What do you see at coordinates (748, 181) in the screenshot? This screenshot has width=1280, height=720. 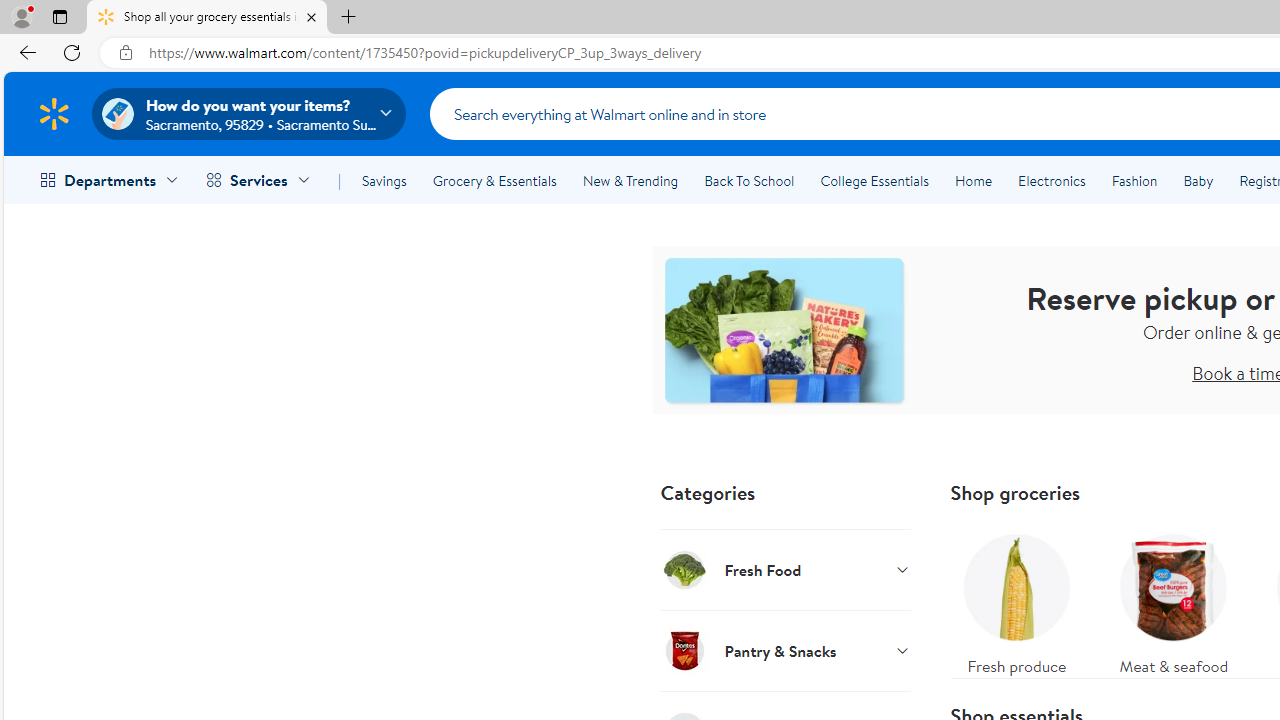 I see `'Back To School'` at bounding box center [748, 181].